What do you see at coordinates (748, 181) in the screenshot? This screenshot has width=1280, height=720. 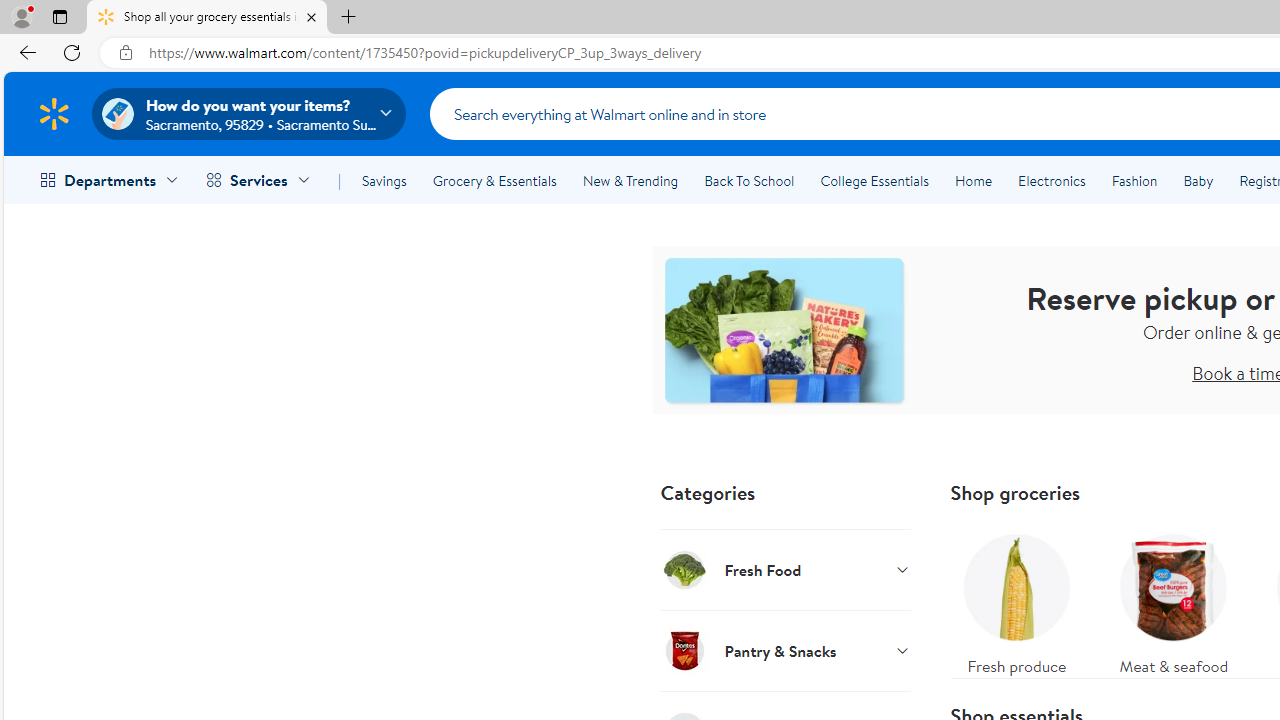 I see `'Back To School'` at bounding box center [748, 181].